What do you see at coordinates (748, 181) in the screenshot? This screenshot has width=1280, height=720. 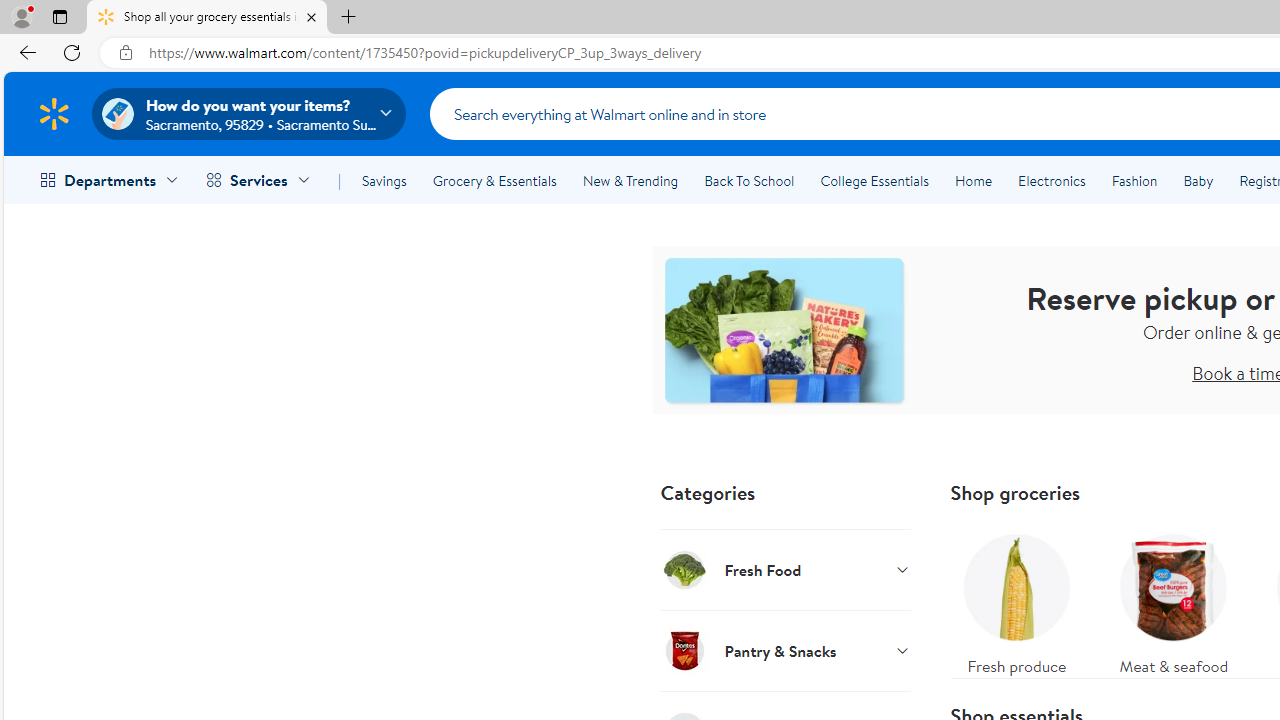 I see `'Back To School'` at bounding box center [748, 181].